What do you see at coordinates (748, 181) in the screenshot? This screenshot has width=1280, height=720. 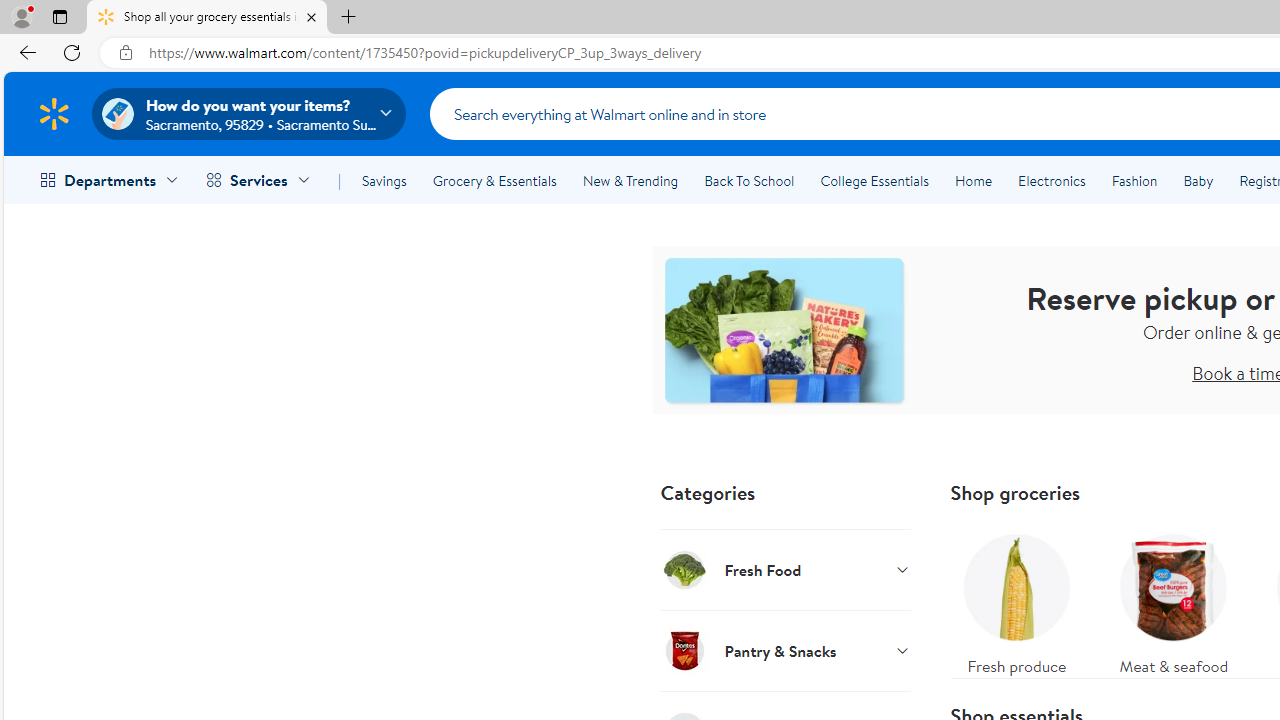 I see `'Back To School'` at bounding box center [748, 181].